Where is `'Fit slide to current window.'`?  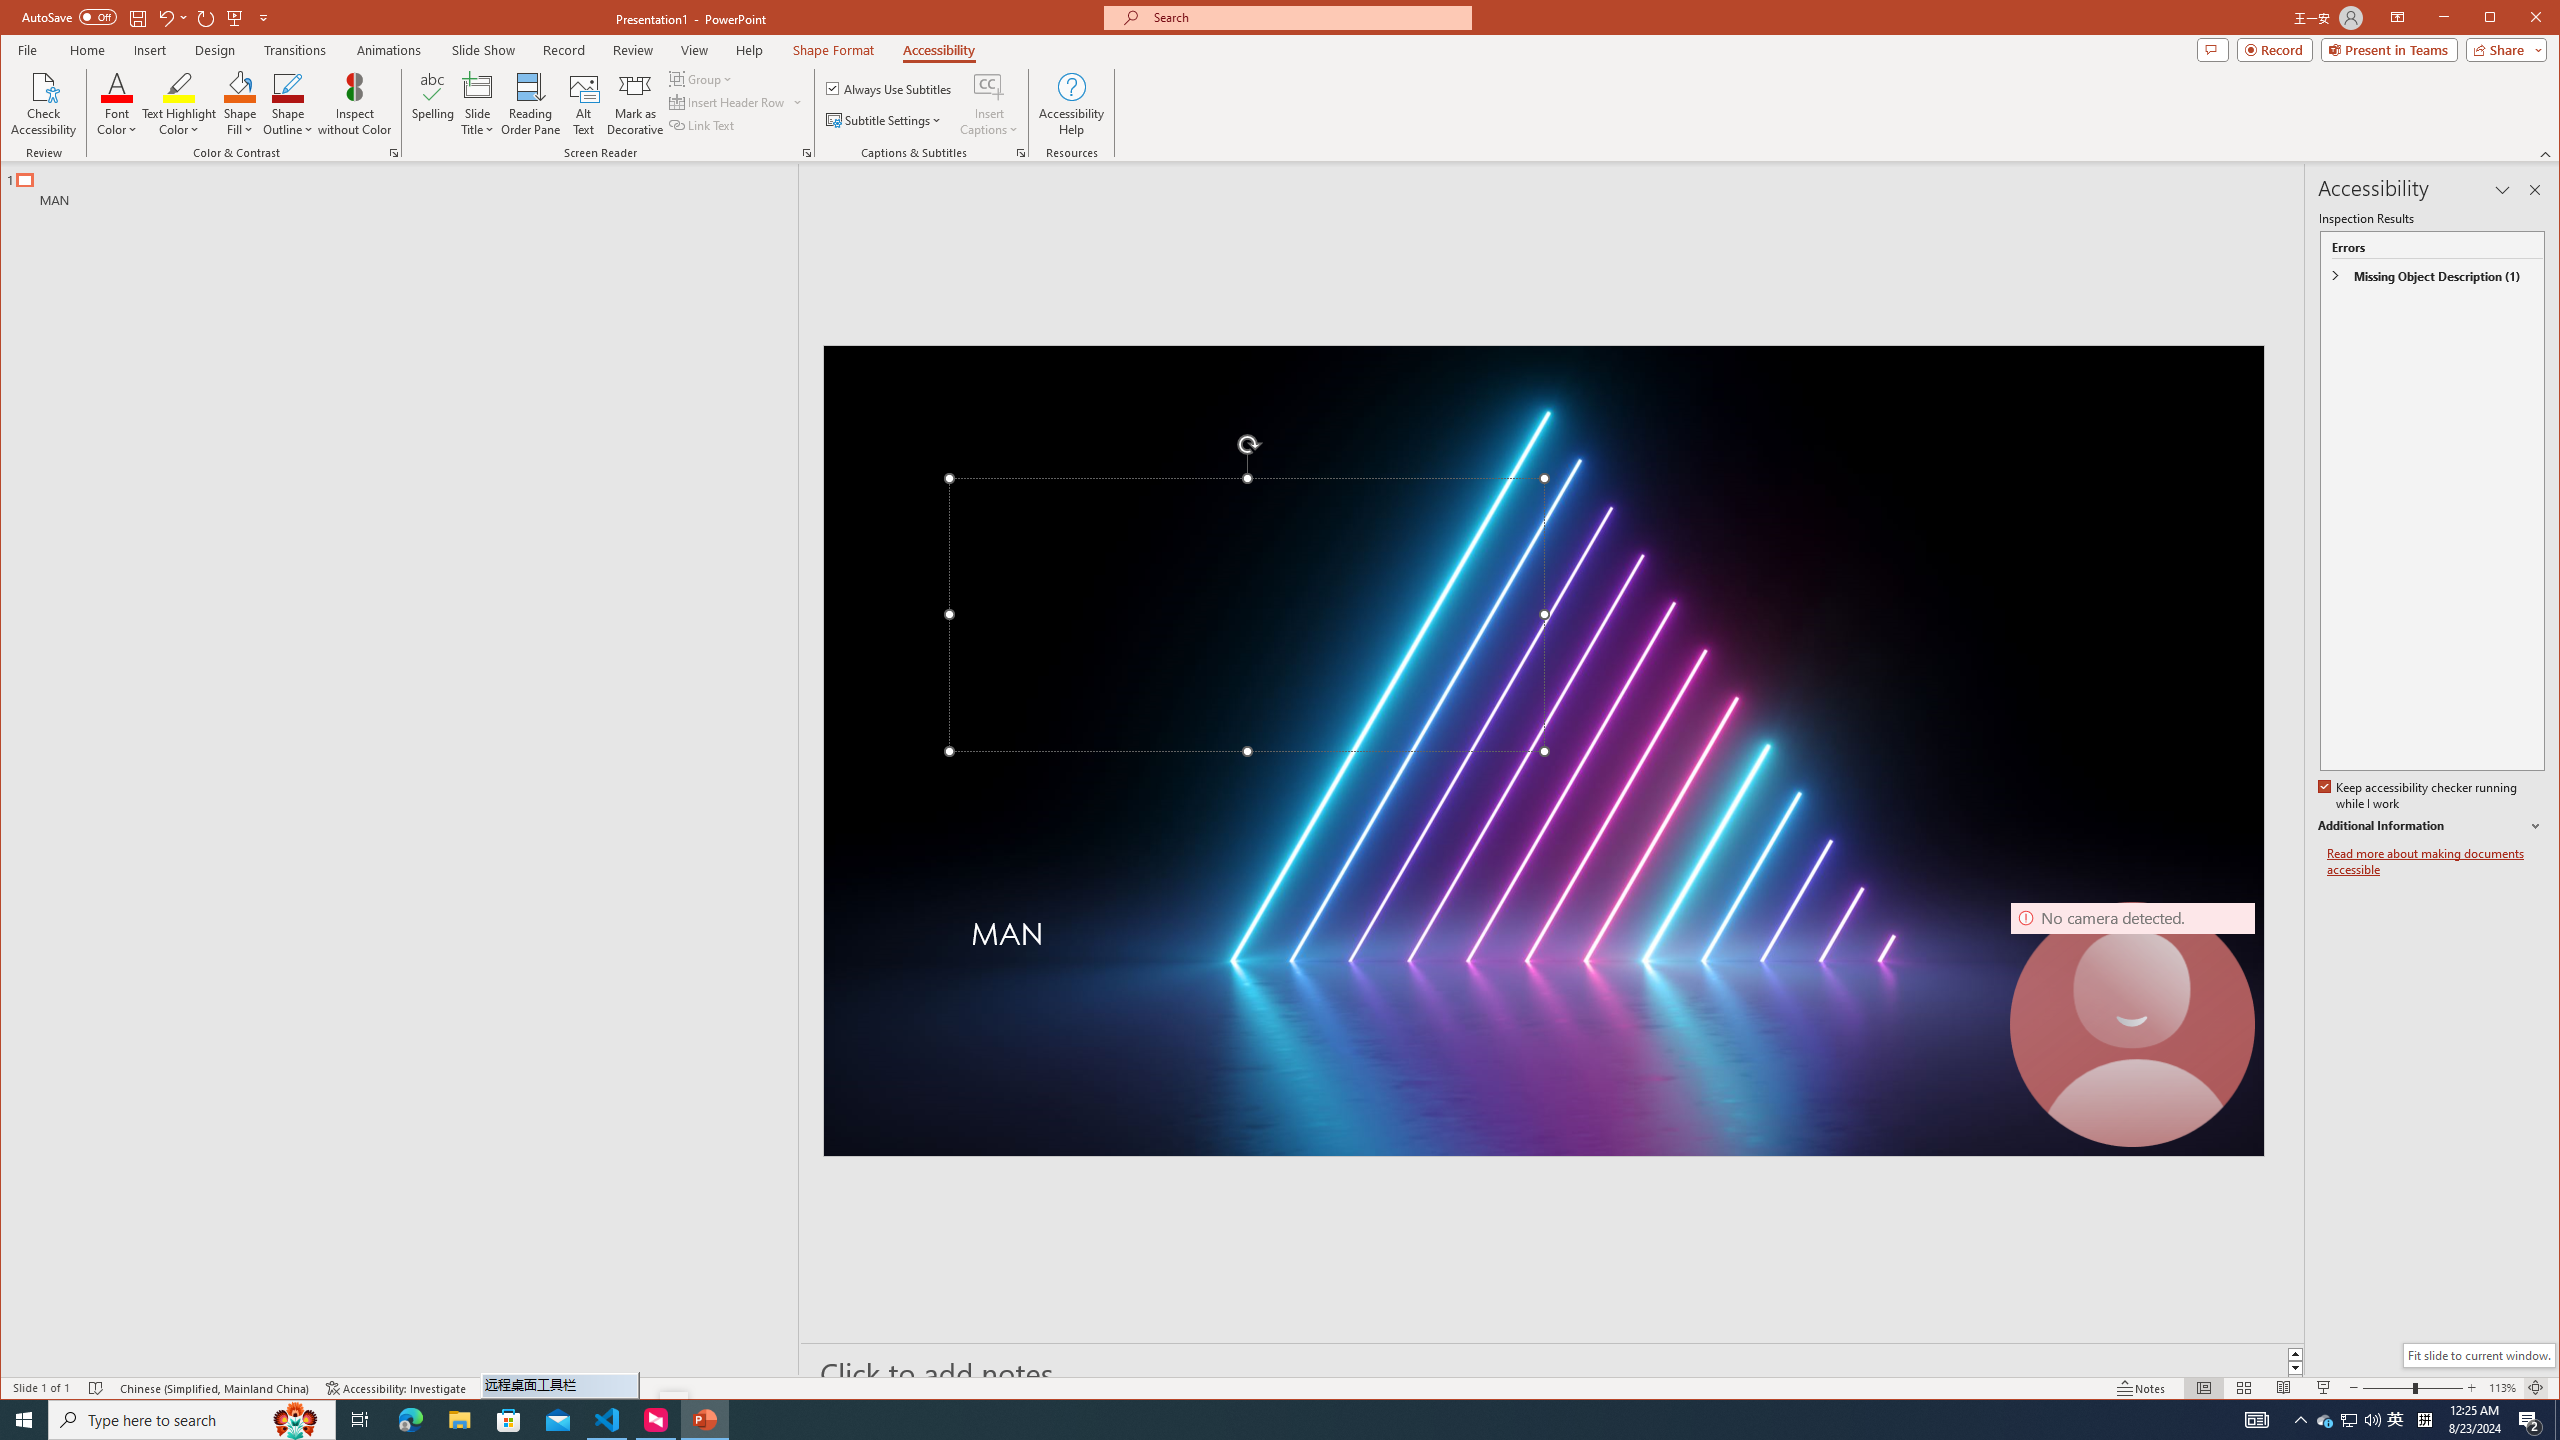 'Fit slide to current window.' is located at coordinates (2478, 1355).